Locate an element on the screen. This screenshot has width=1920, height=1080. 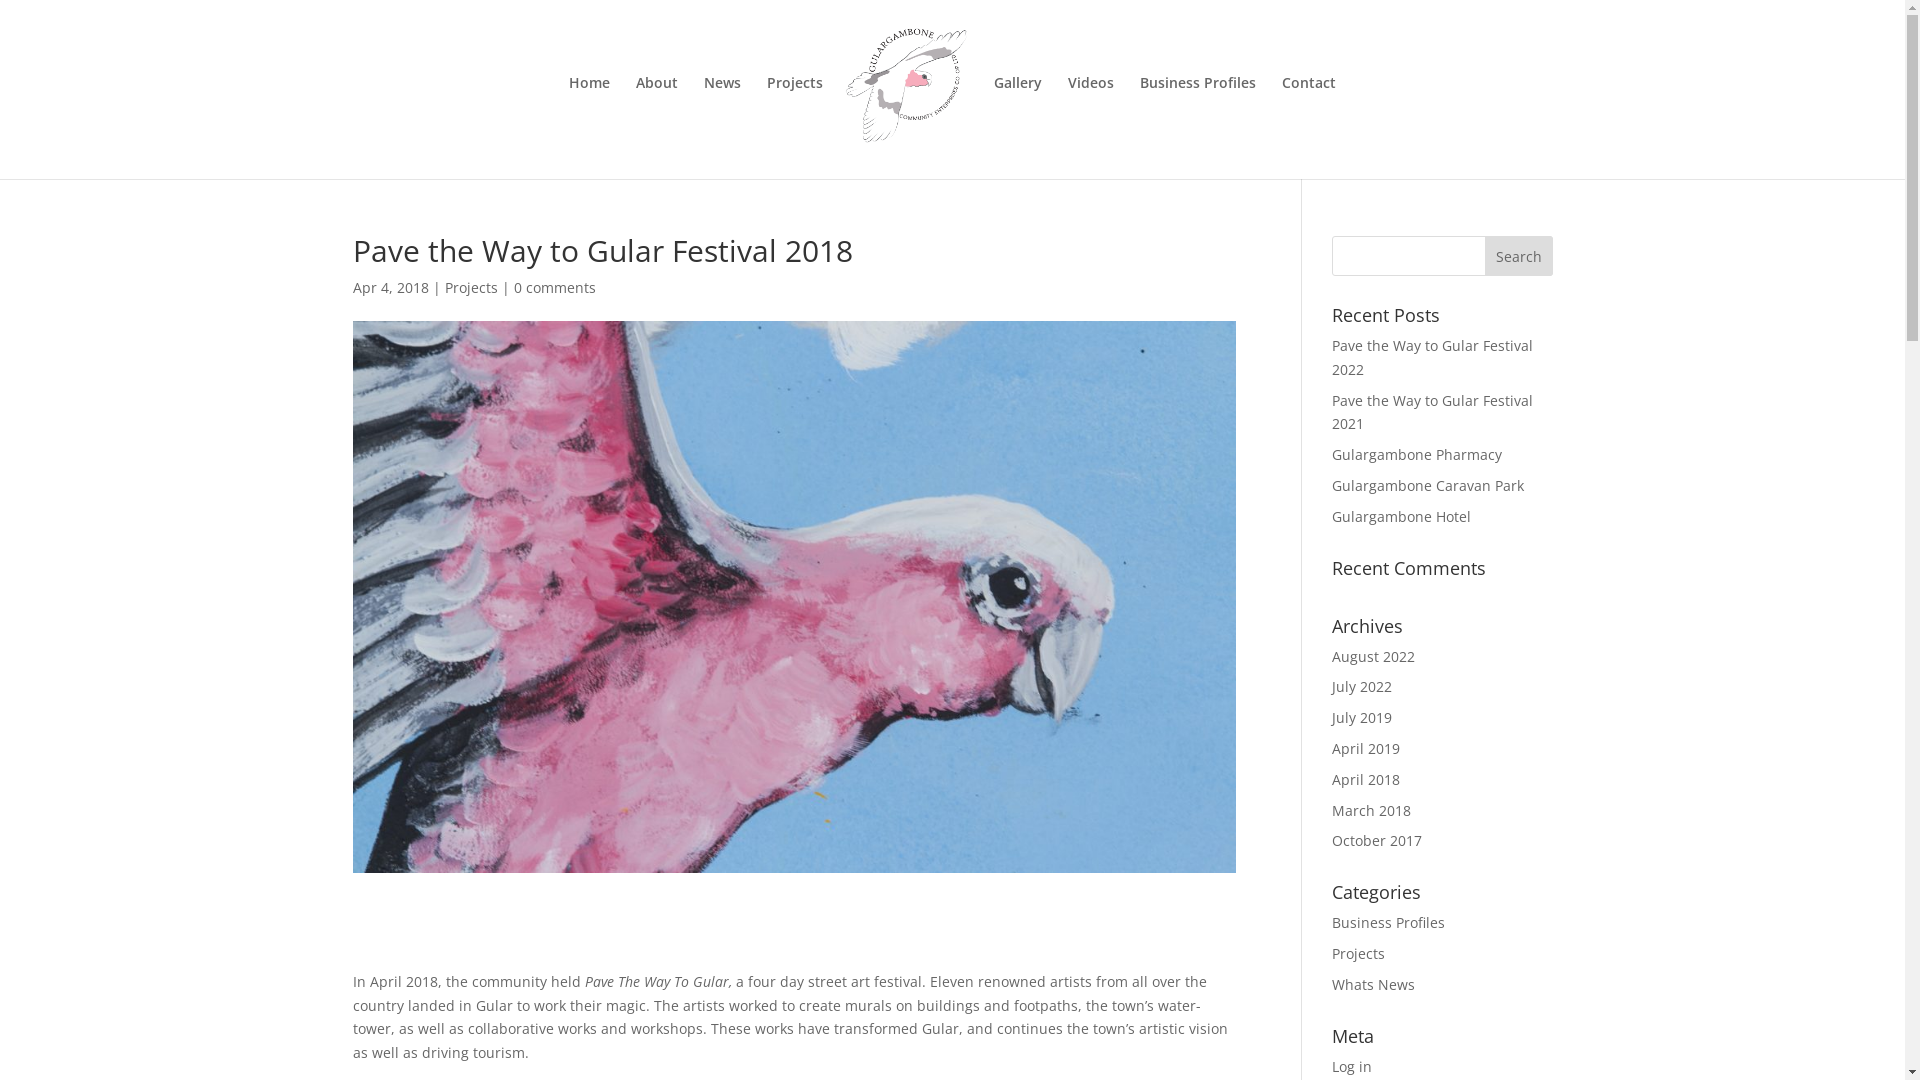
'Contact' is located at coordinates (1309, 127).